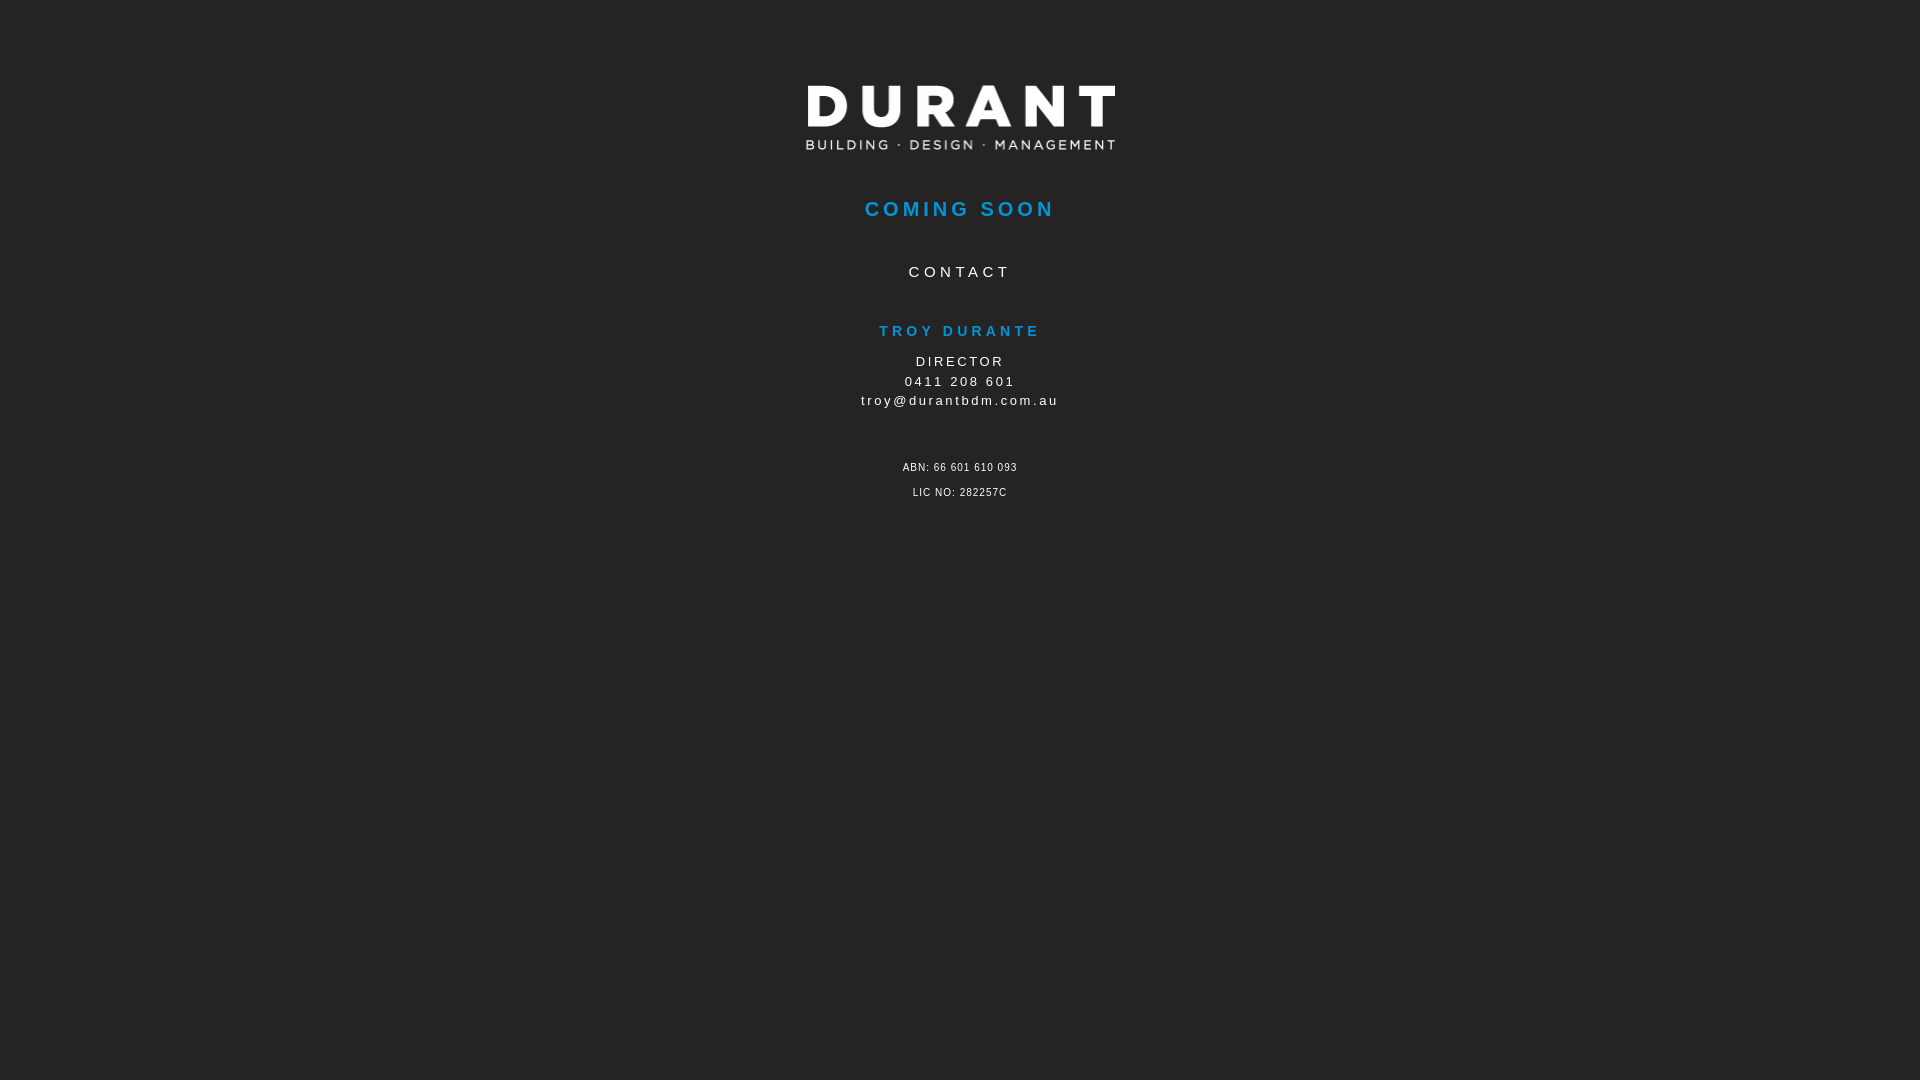 The width and height of the screenshot is (1920, 1080). Describe the element at coordinates (960, 400) in the screenshot. I see `'troy@durantbdm.com.au'` at that location.